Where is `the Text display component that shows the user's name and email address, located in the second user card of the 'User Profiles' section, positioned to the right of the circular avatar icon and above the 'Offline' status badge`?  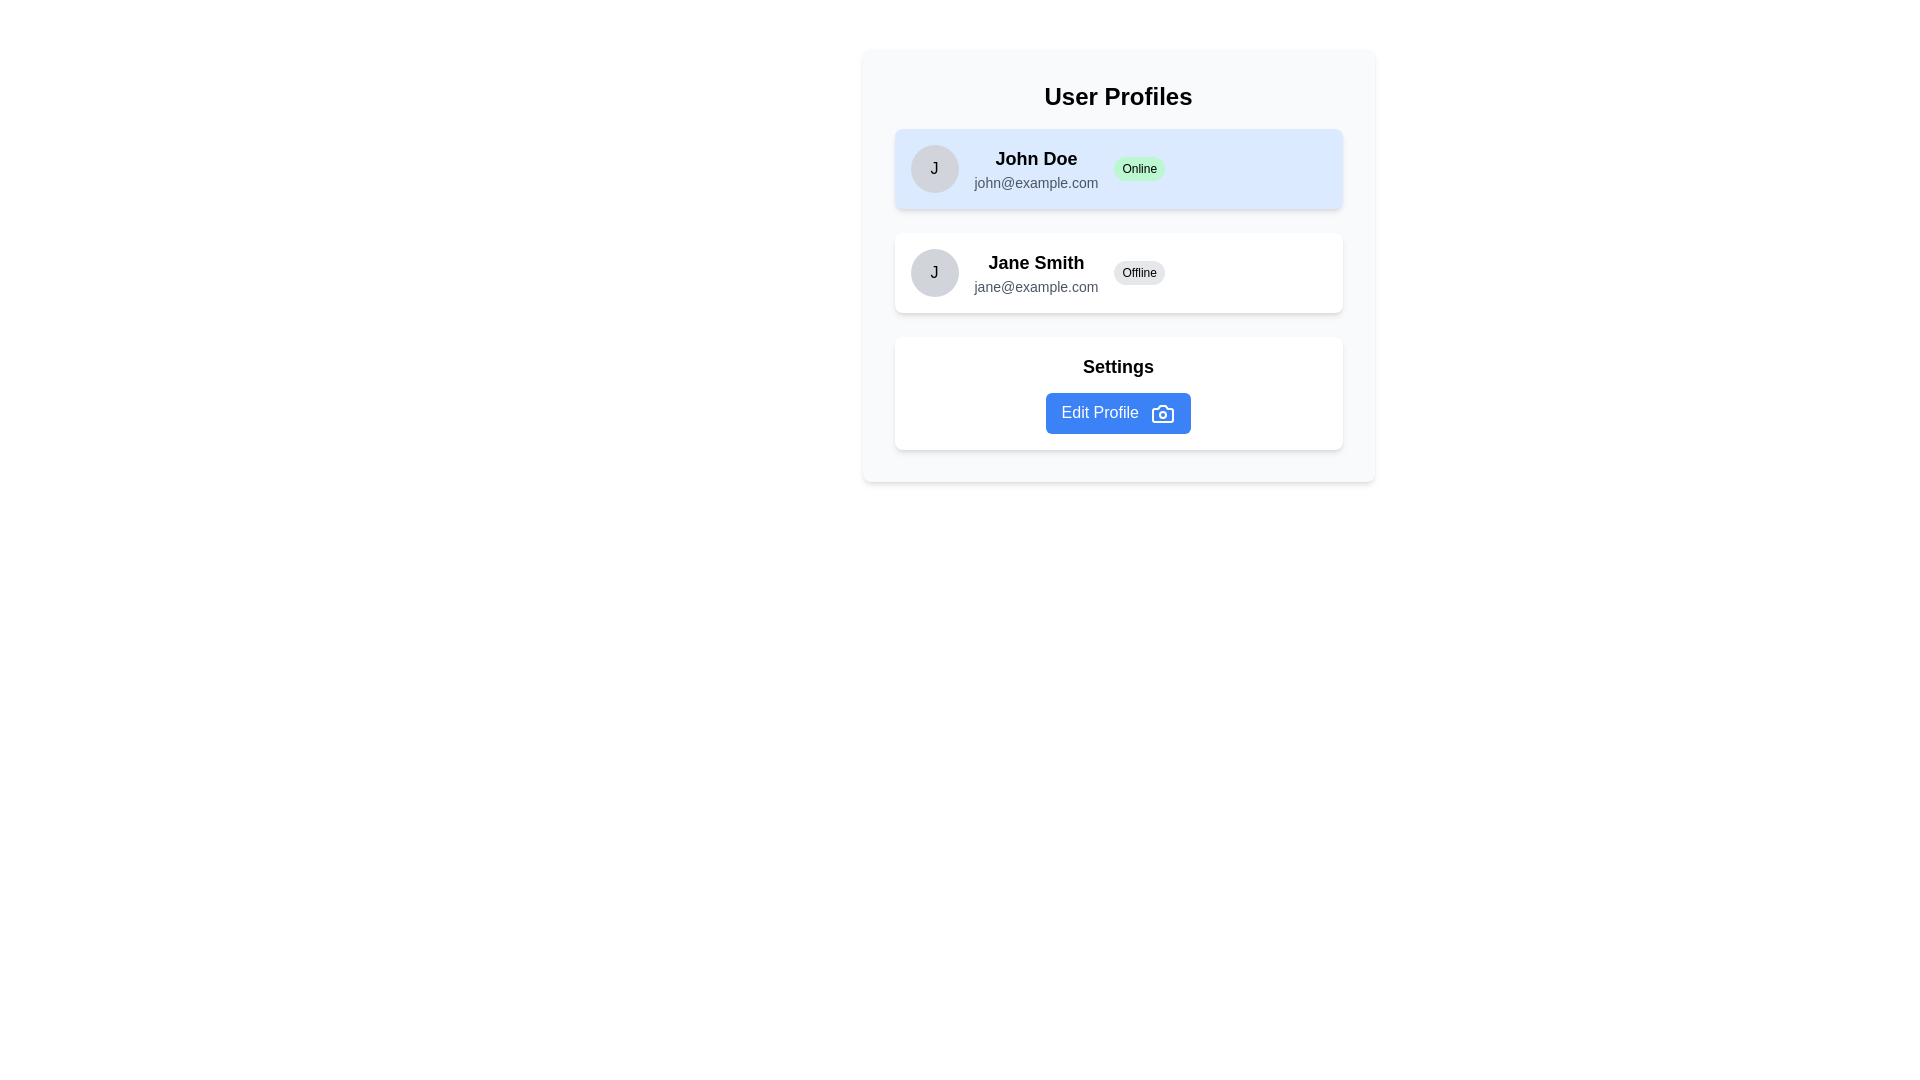
the Text display component that shows the user's name and email address, located in the second user card of the 'User Profiles' section, positioned to the right of the circular avatar icon and above the 'Offline' status badge is located at coordinates (1036, 273).